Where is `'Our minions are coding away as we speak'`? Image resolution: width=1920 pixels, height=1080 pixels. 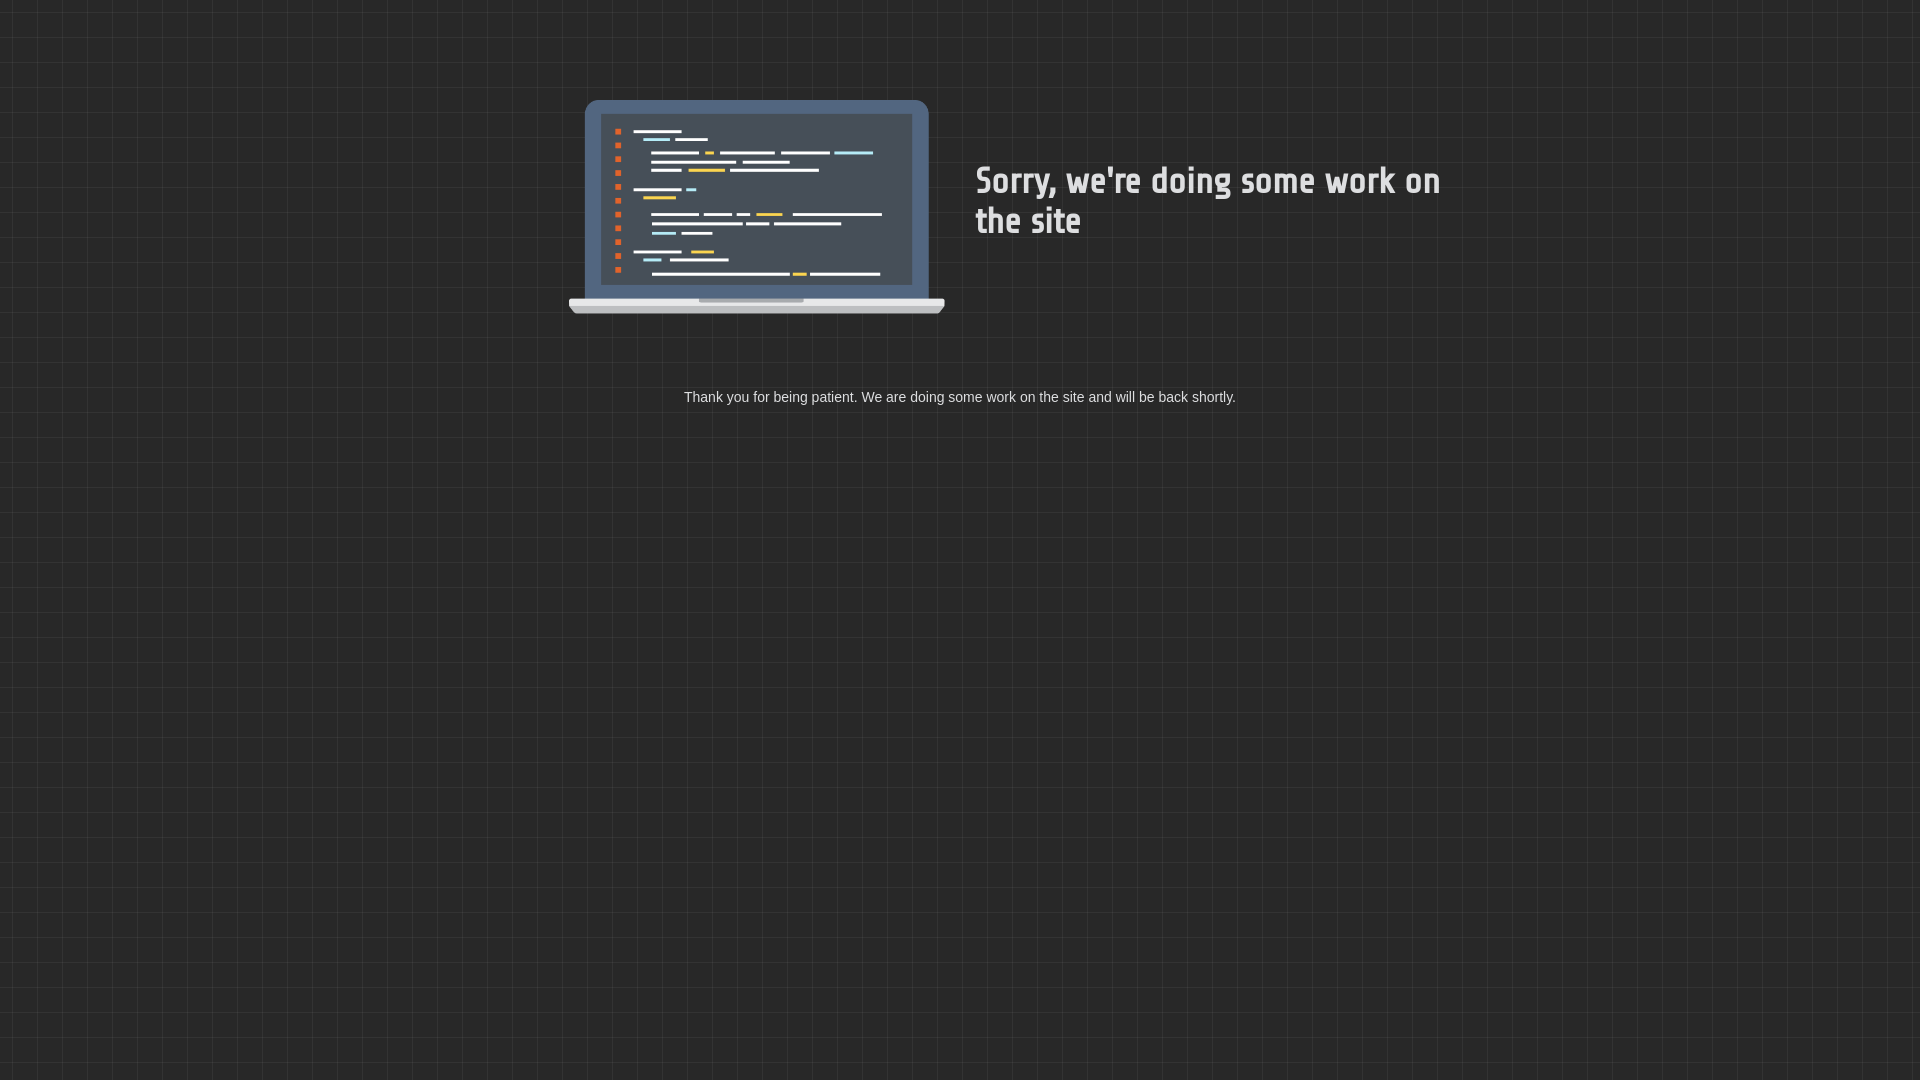 'Our minions are coding away as we speak' is located at coordinates (756, 207).